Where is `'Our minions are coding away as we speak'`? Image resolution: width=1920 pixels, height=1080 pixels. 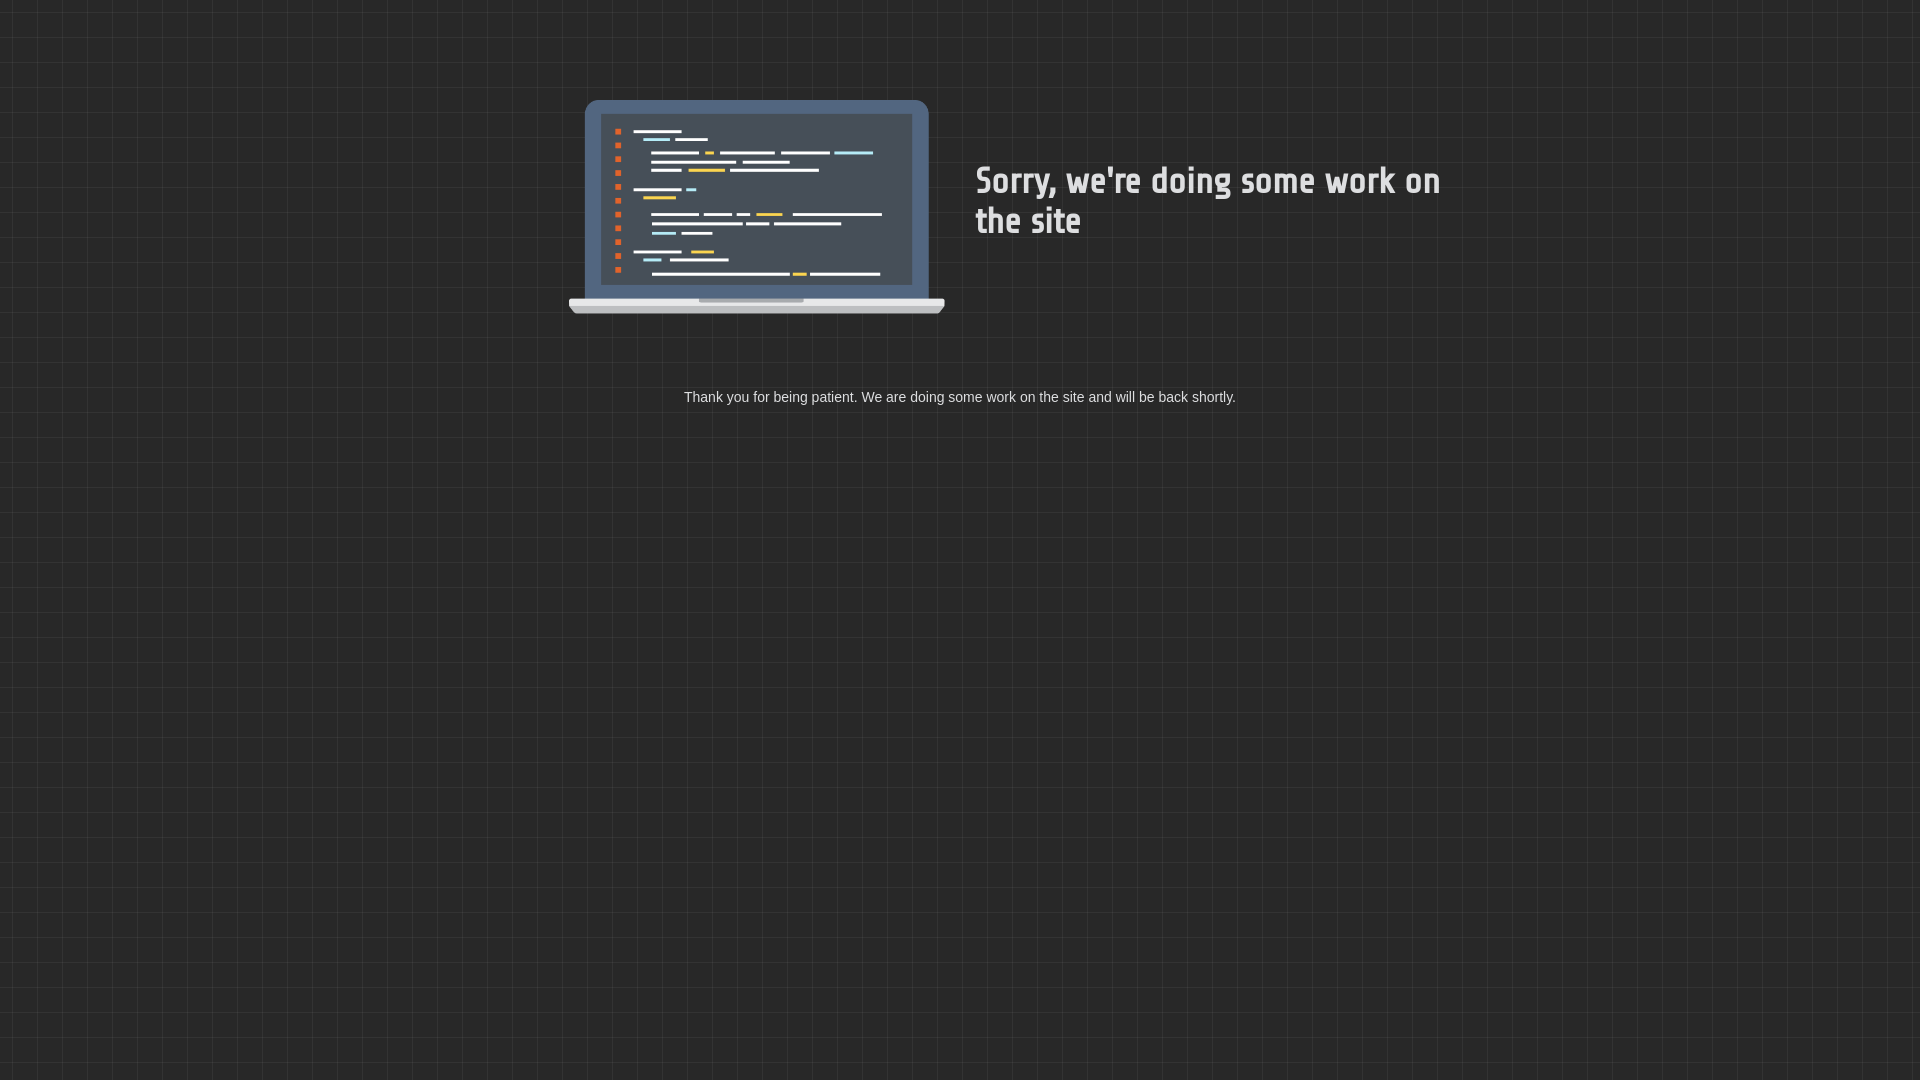 'Our minions are coding away as we speak' is located at coordinates (756, 207).